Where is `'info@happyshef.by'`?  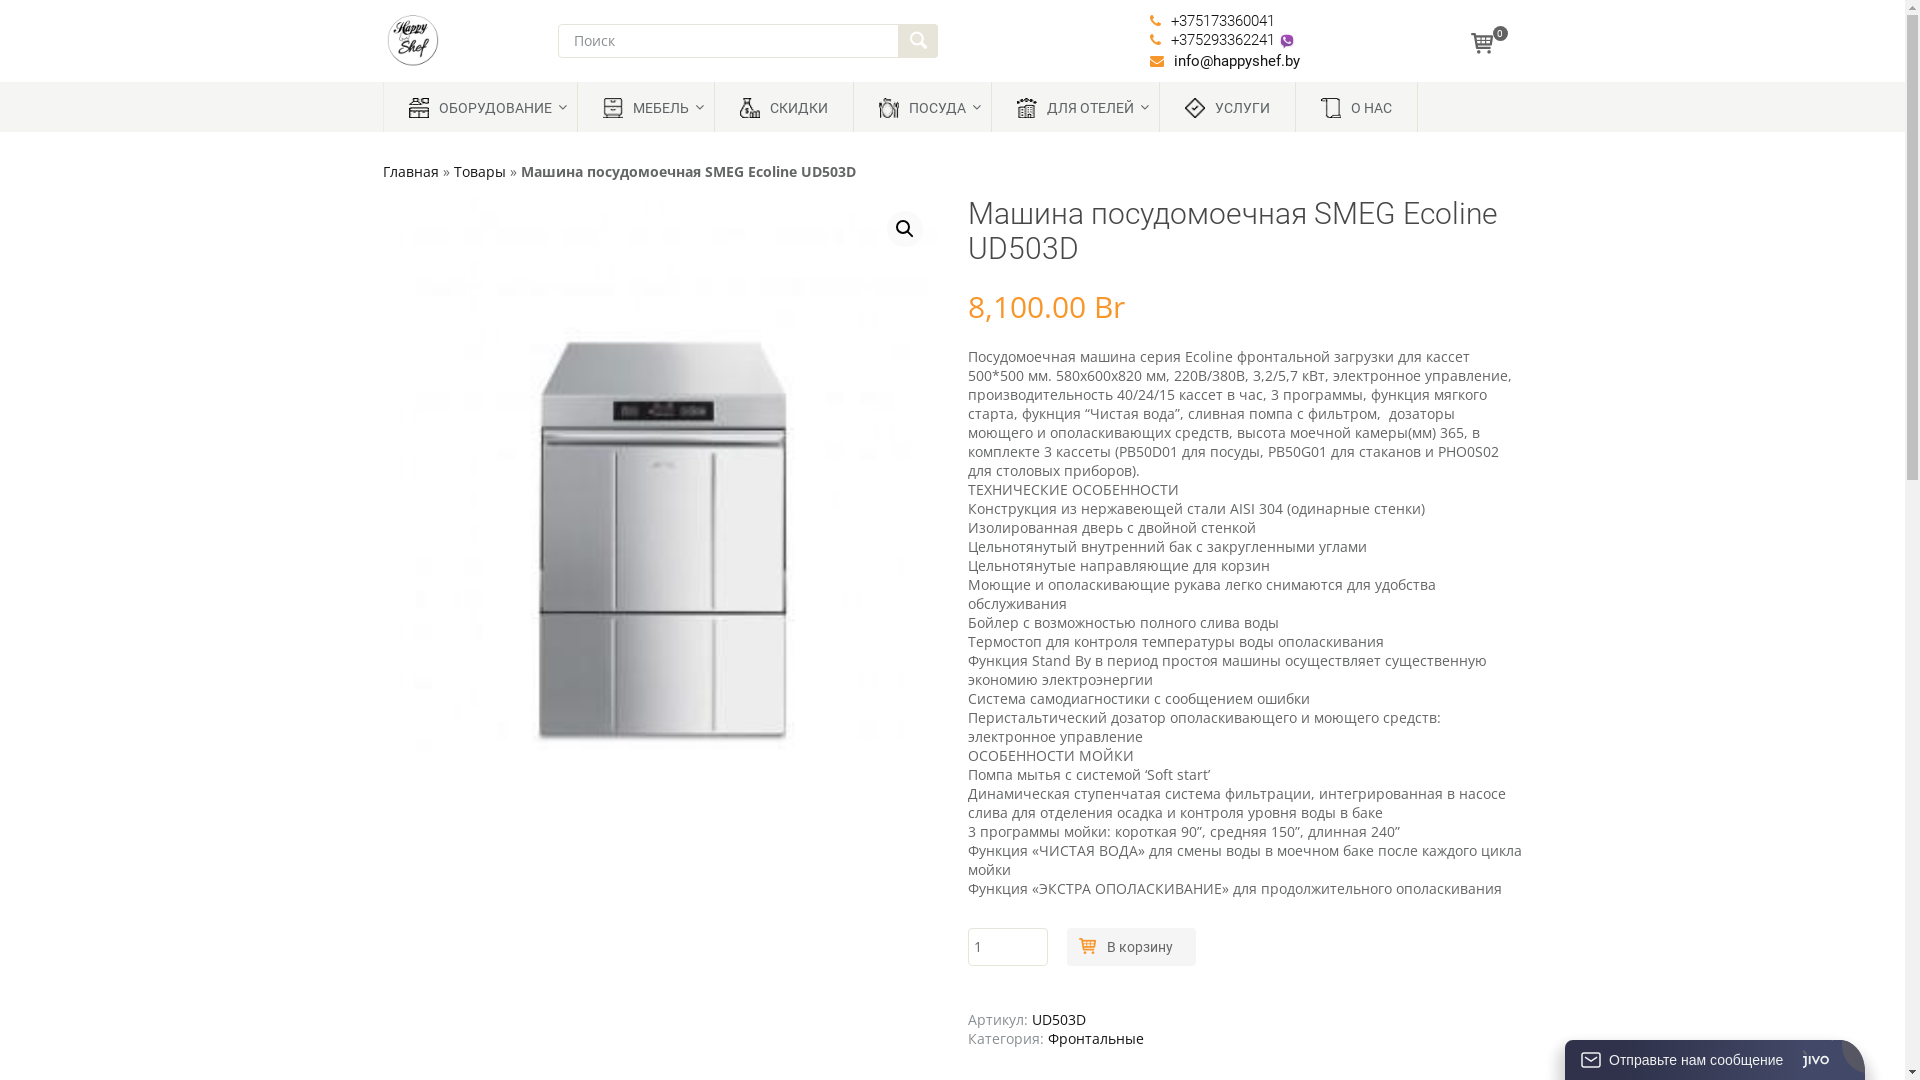
'info@happyshef.by' is located at coordinates (1236, 60).